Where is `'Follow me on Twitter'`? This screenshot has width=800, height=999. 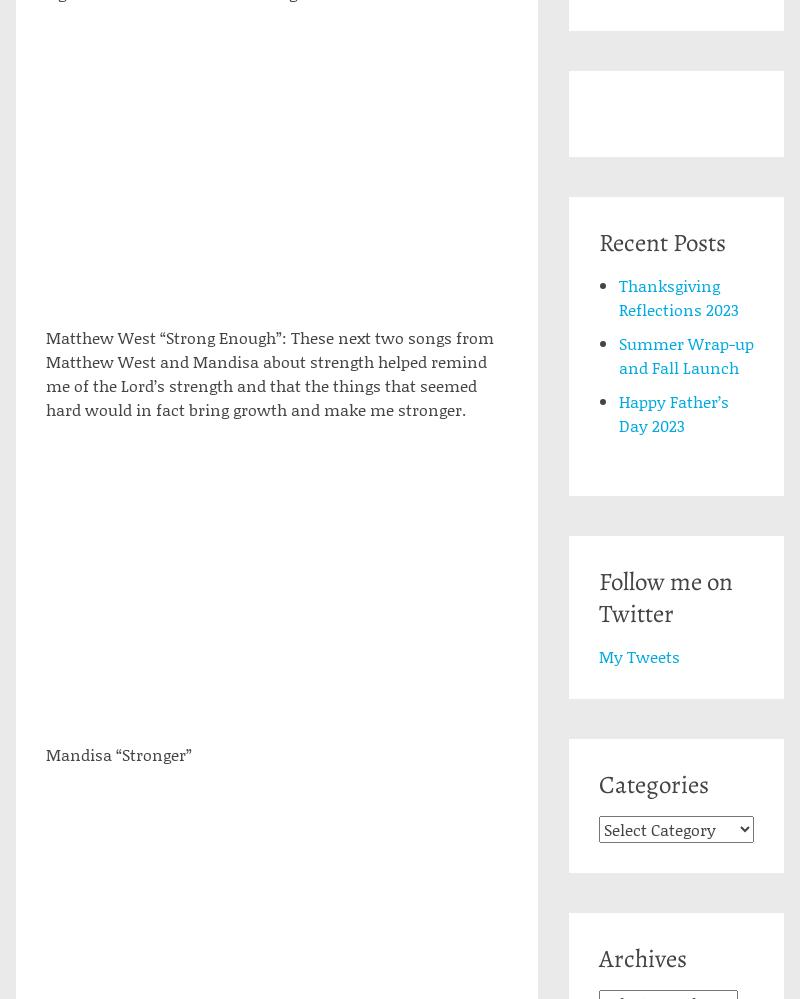
'Follow me on Twitter' is located at coordinates (664, 598).